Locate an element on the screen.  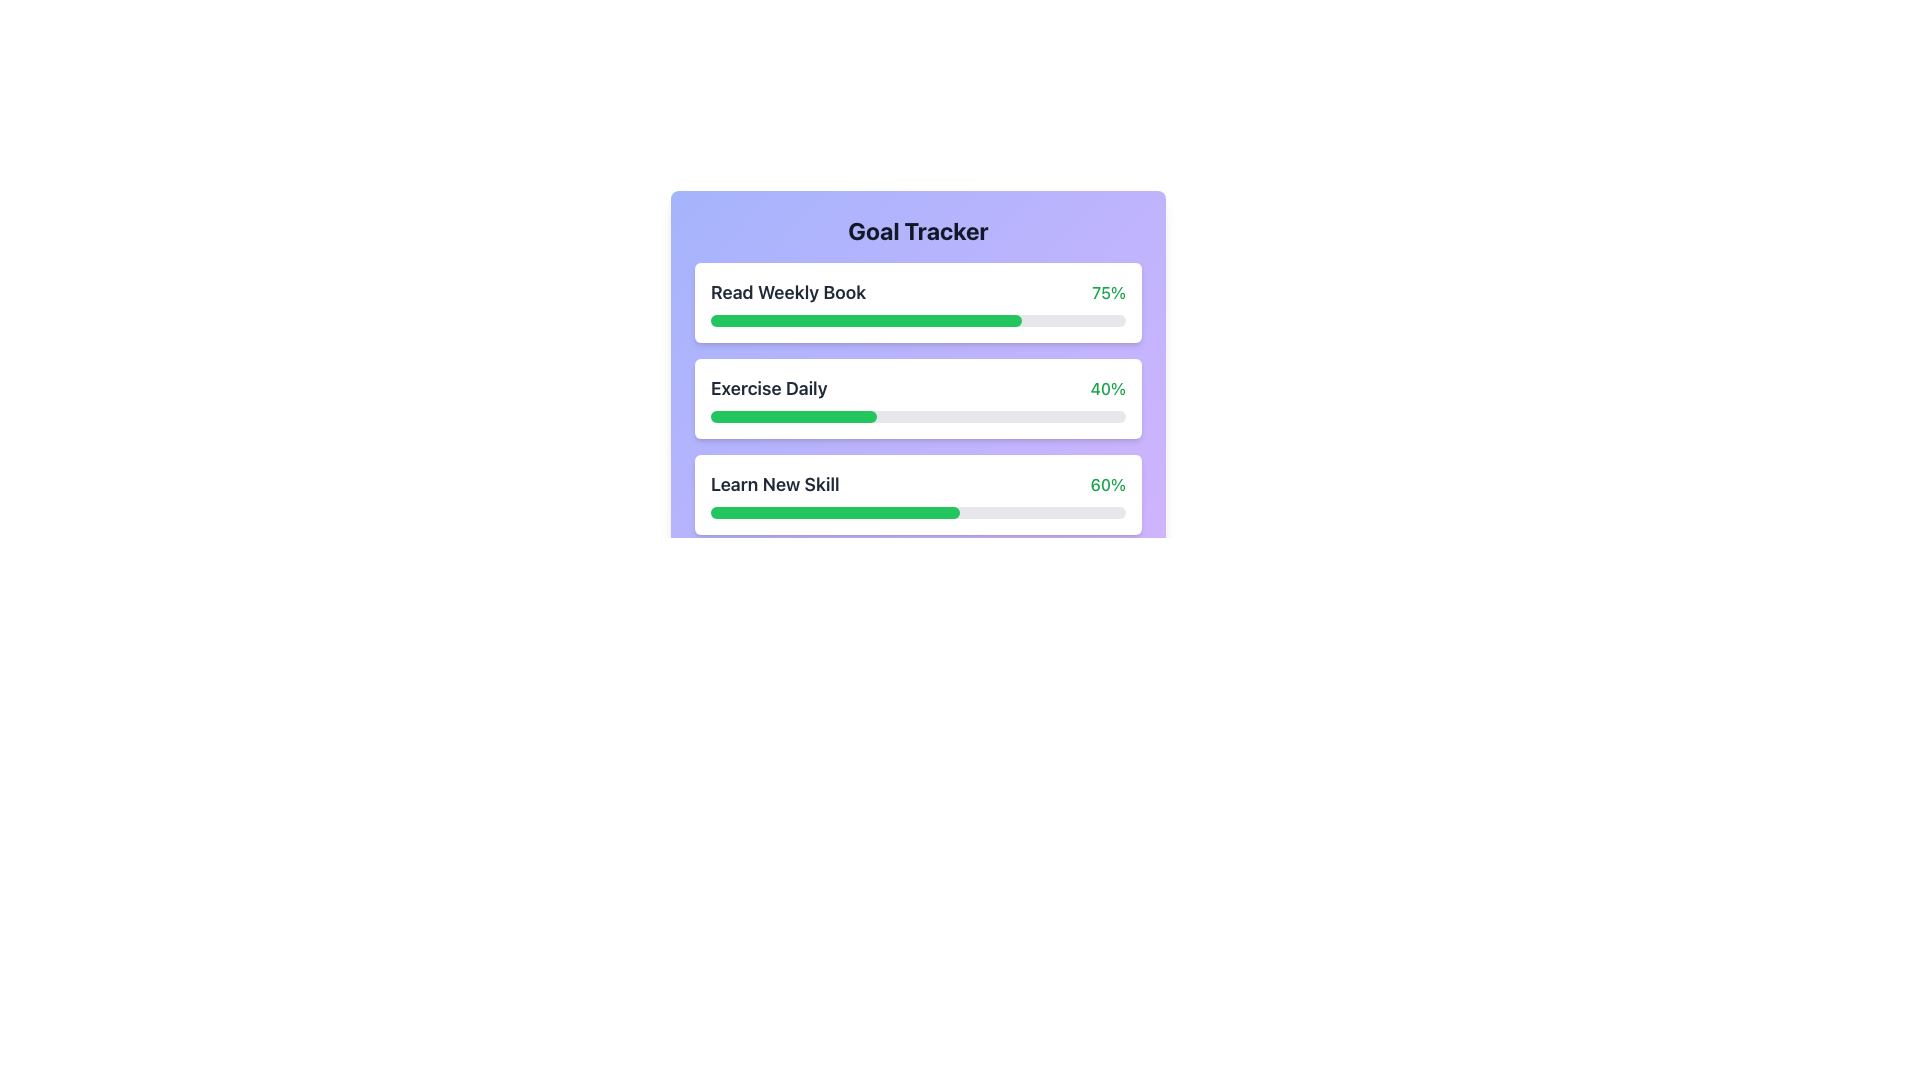
the second progress bar representing 40% completion for the task 'Exercise Daily' is located at coordinates (792, 415).